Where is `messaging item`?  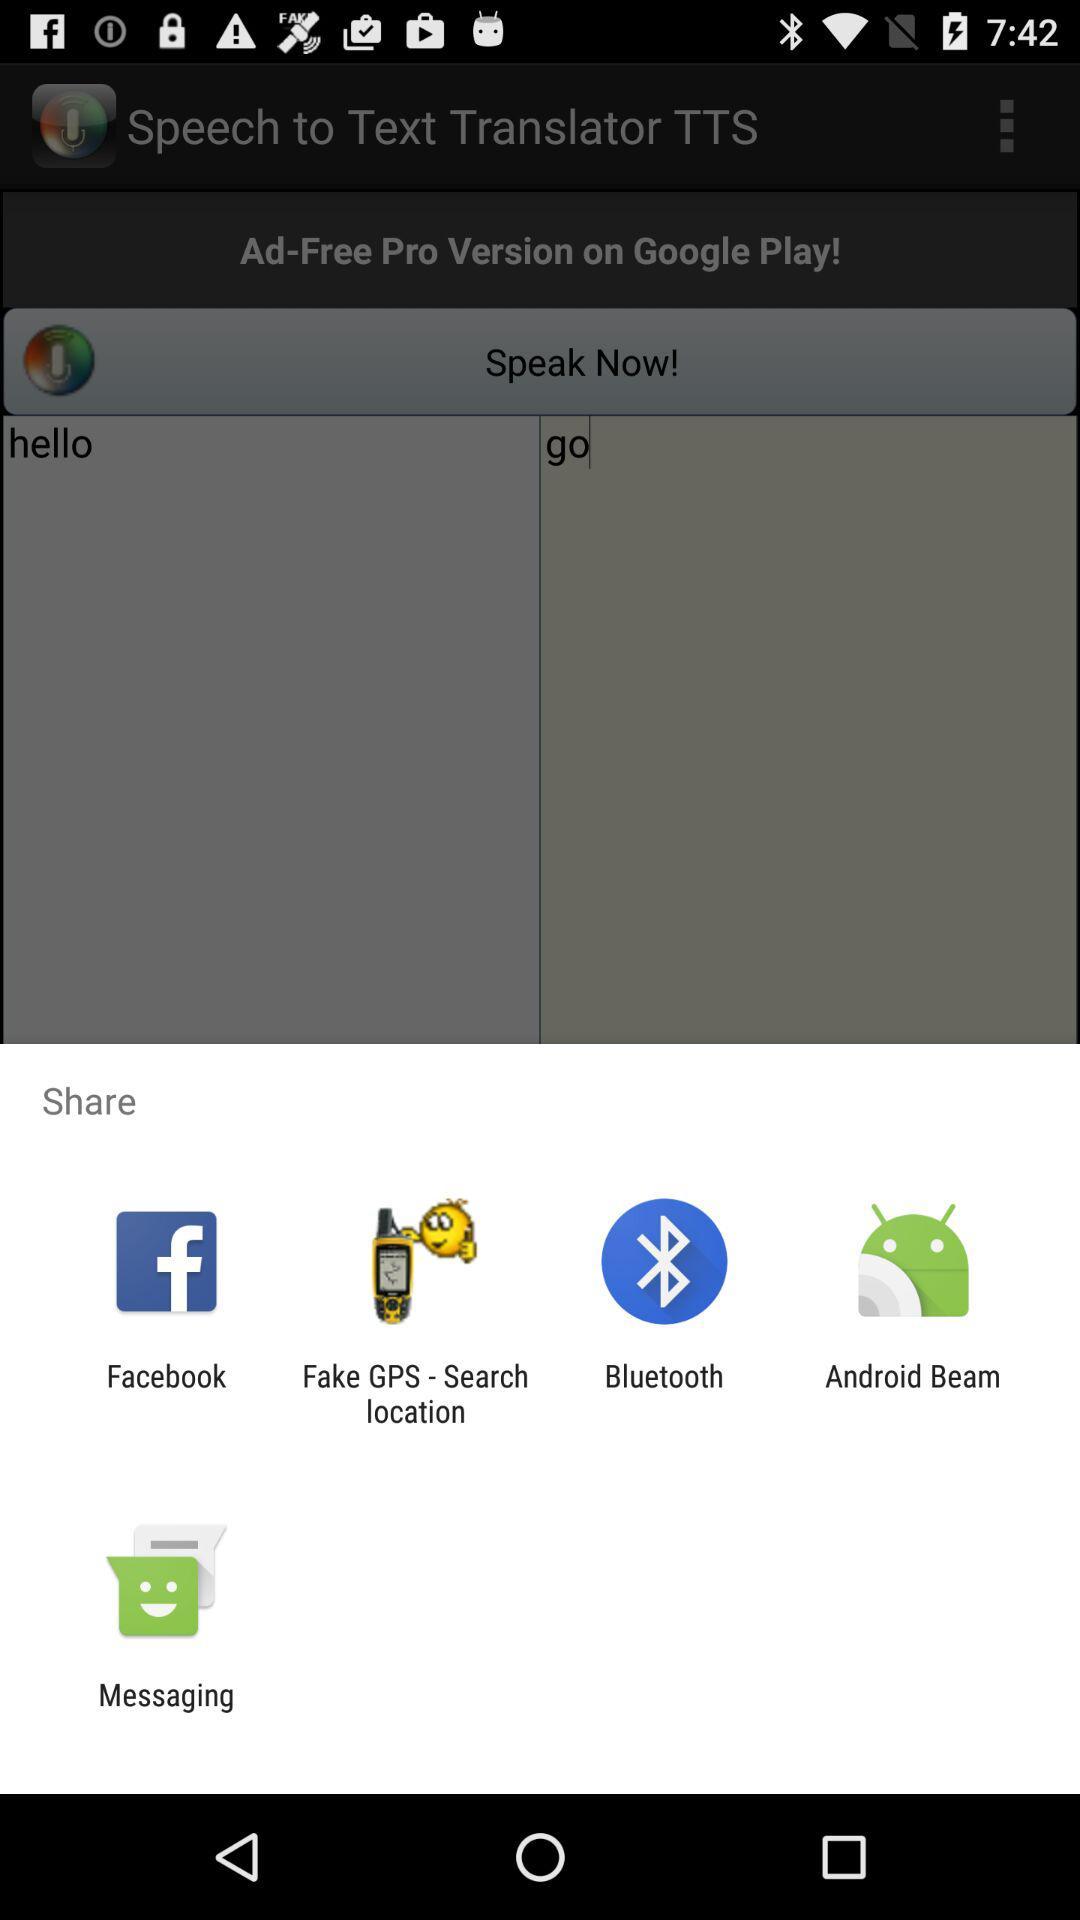
messaging item is located at coordinates (165, 1711).